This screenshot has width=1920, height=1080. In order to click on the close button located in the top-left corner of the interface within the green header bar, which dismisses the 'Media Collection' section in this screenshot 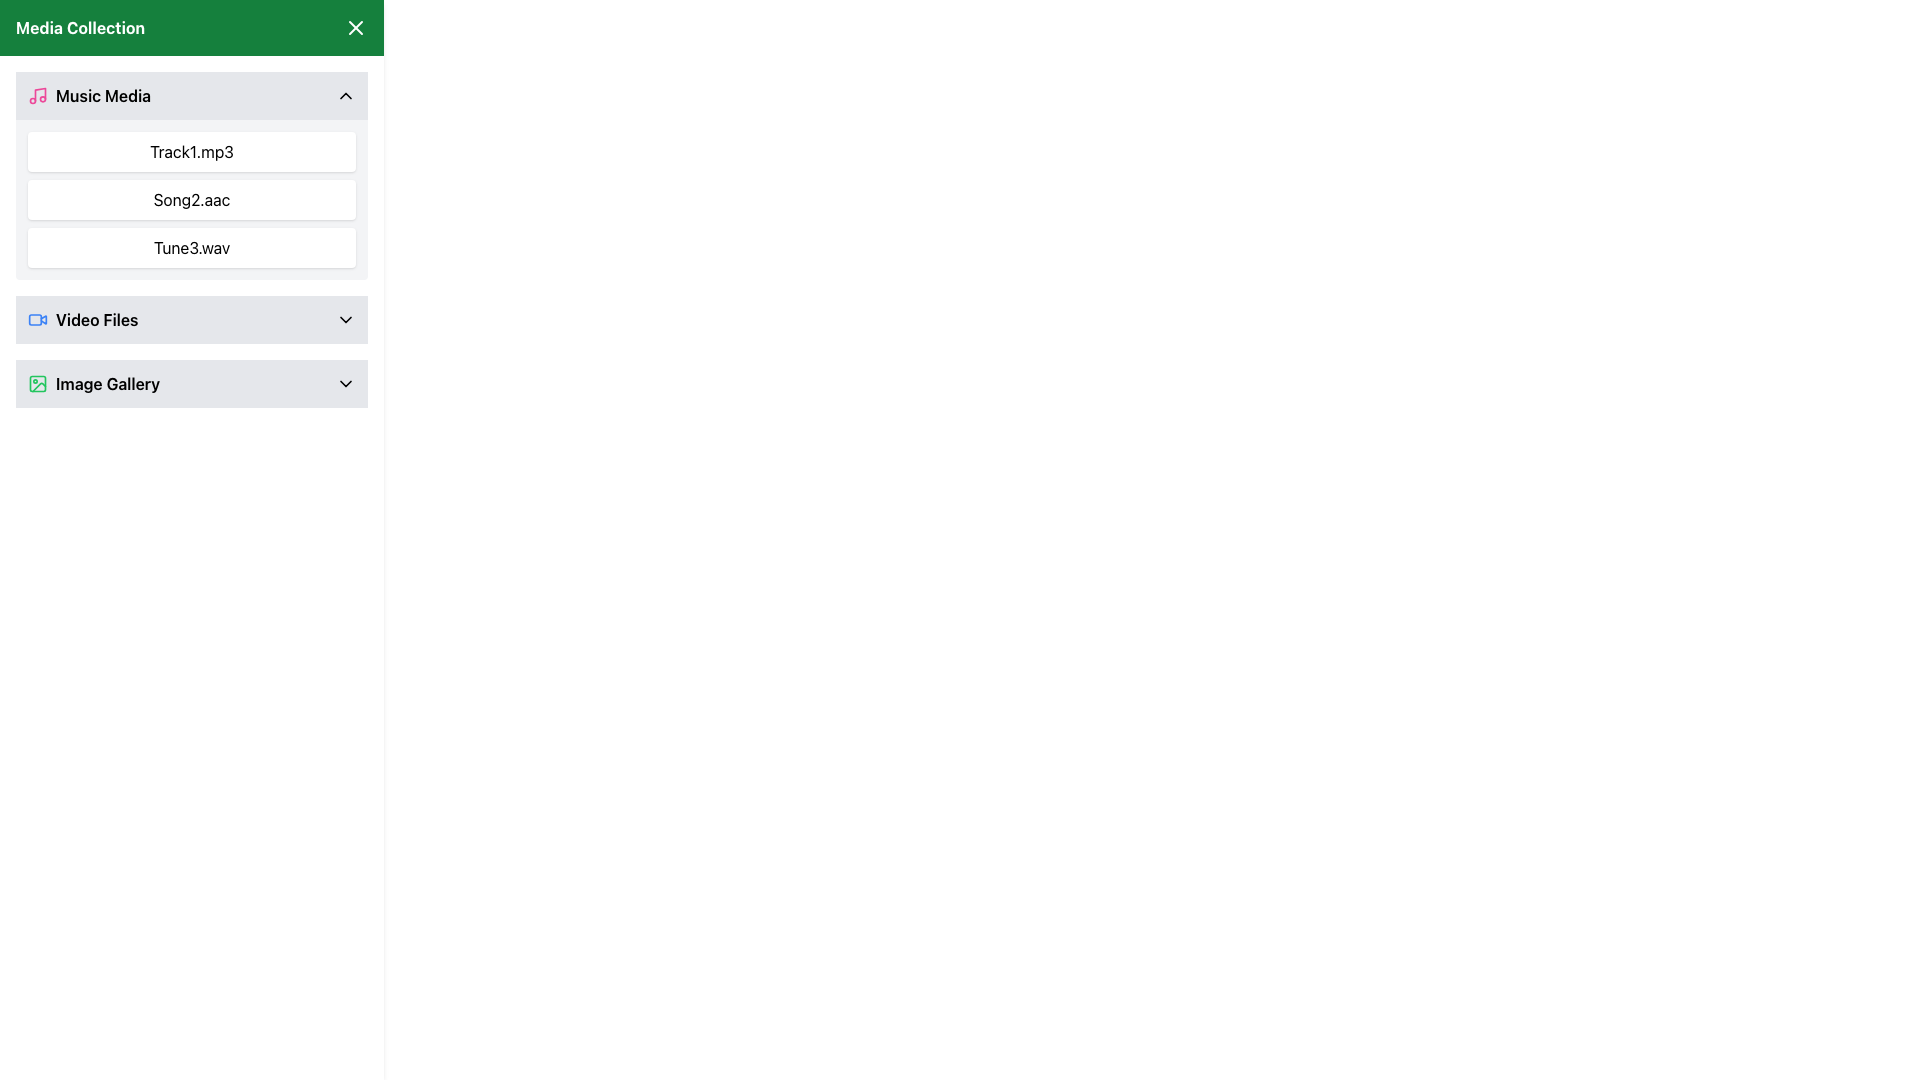, I will do `click(355, 27)`.